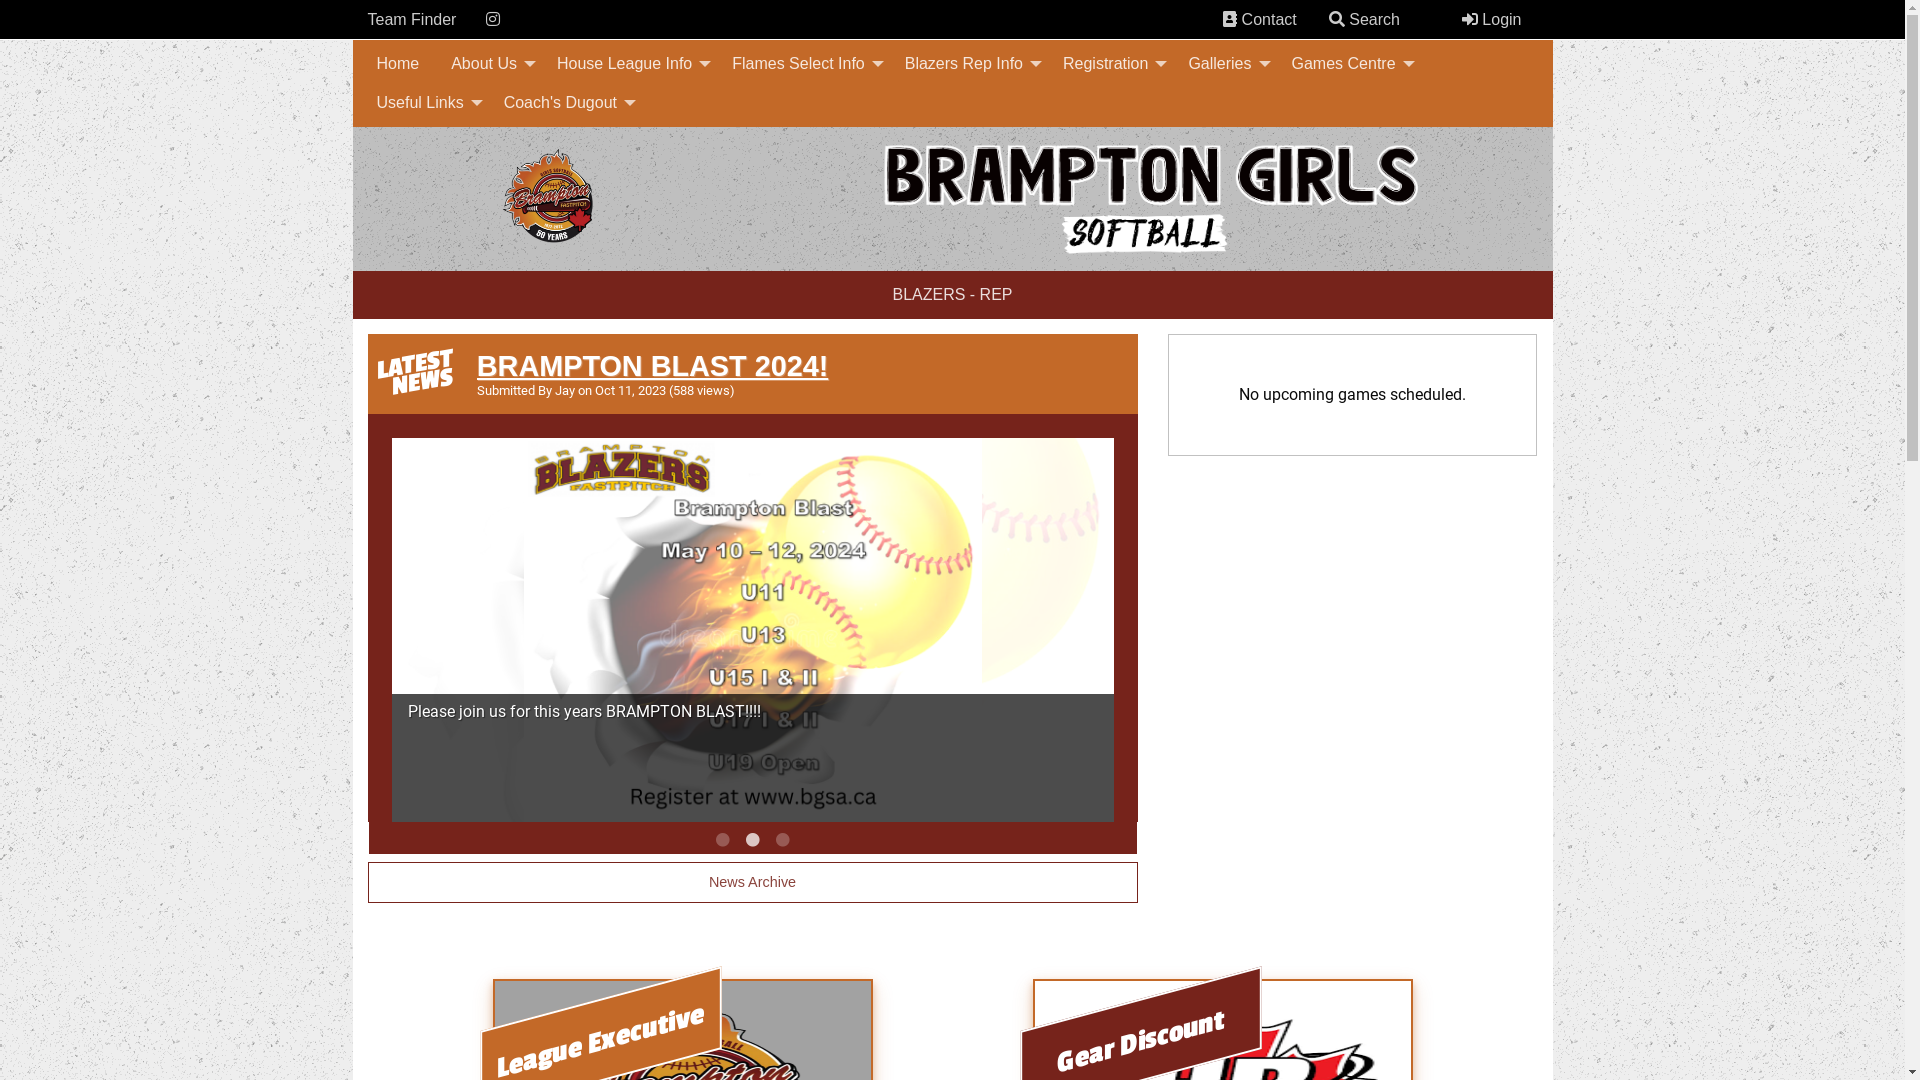 The width and height of the screenshot is (1920, 1080). I want to click on 'Registration', so click(1108, 63).